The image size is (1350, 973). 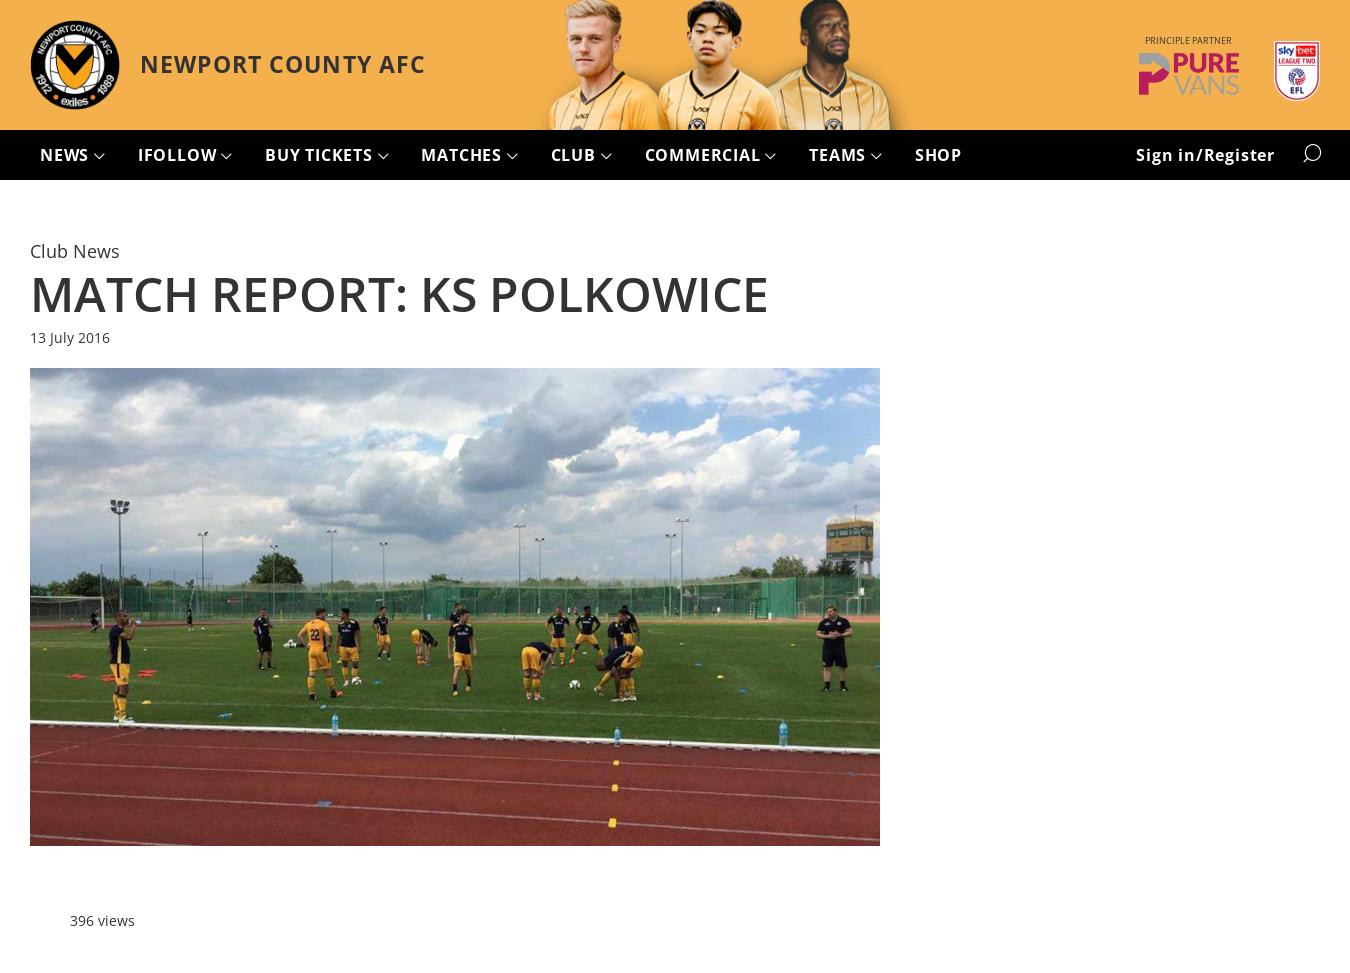 What do you see at coordinates (912, 154) in the screenshot?
I see `'SHOP'` at bounding box center [912, 154].